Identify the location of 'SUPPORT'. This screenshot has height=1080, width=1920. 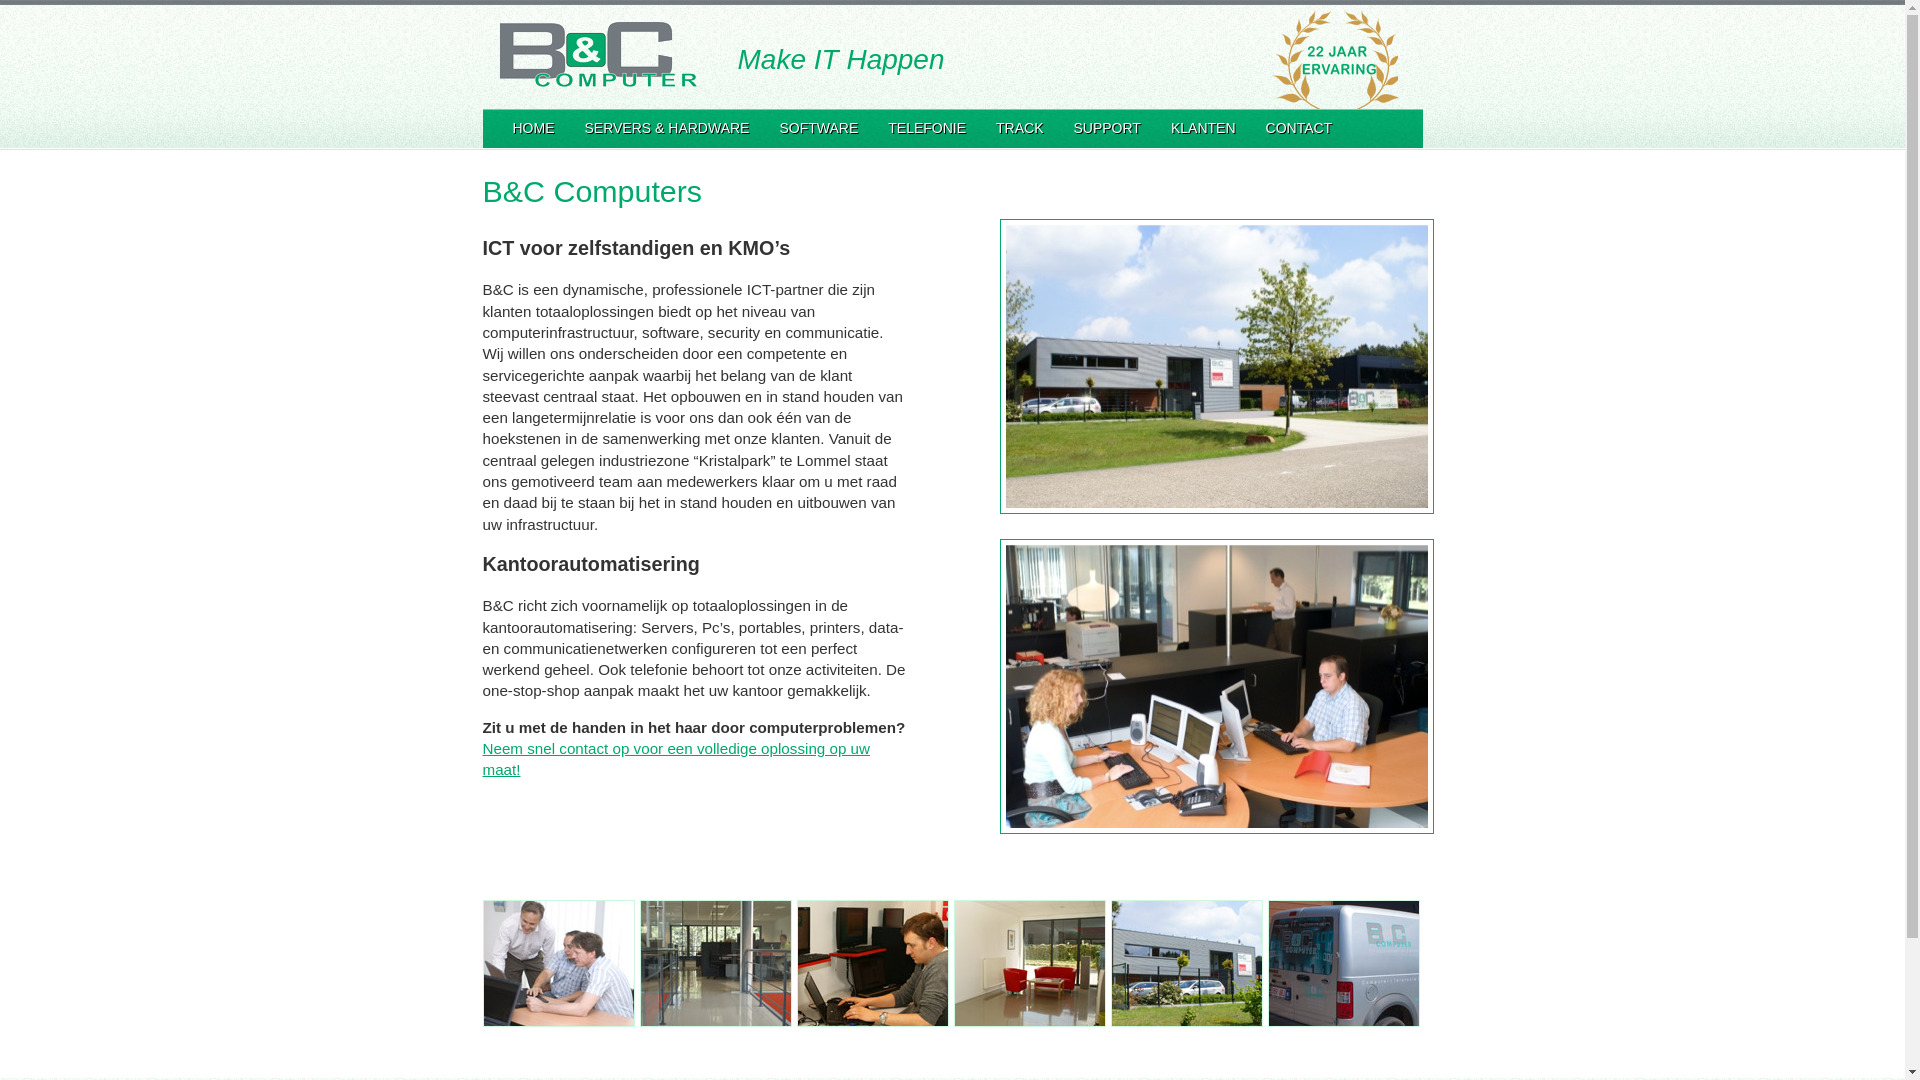
(1105, 128).